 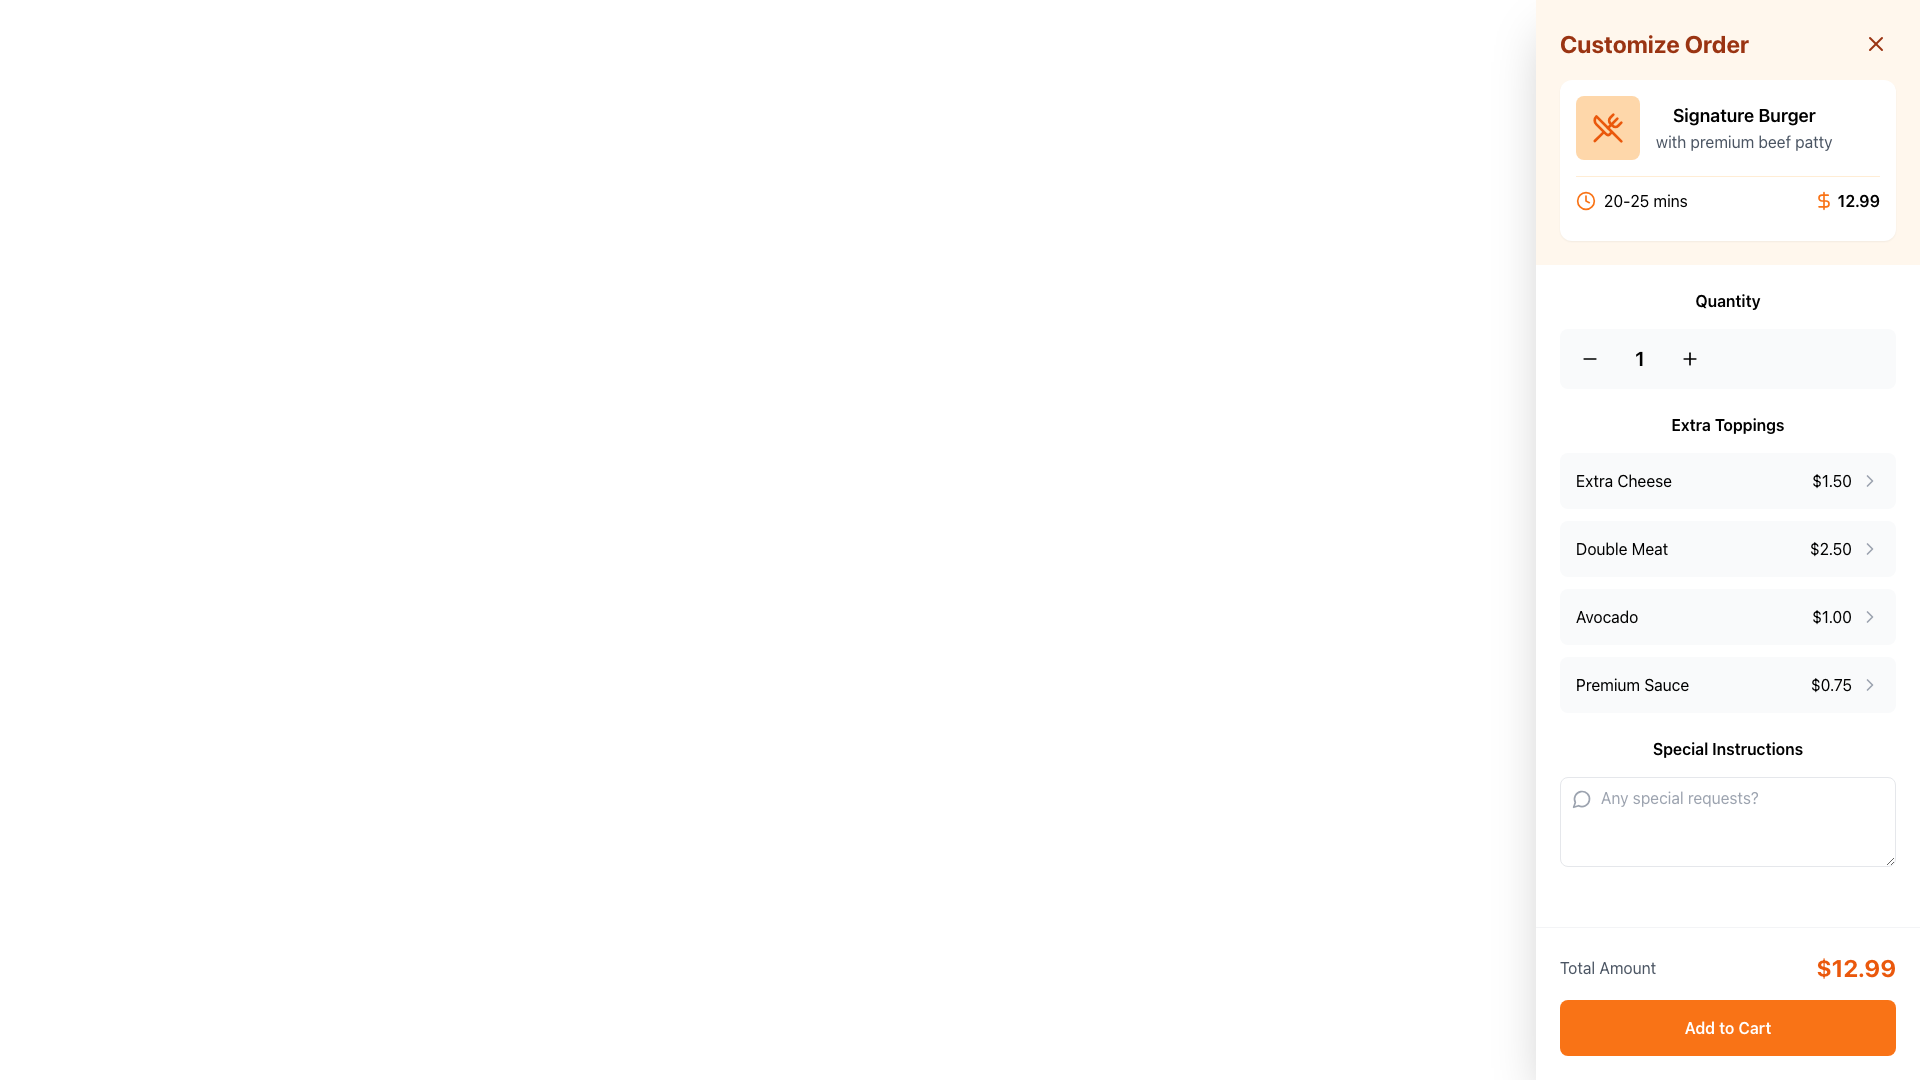 What do you see at coordinates (1607, 616) in the screenshot?
I see `the 'Extra Toppings' text label` at bounding box center [1607, 616].